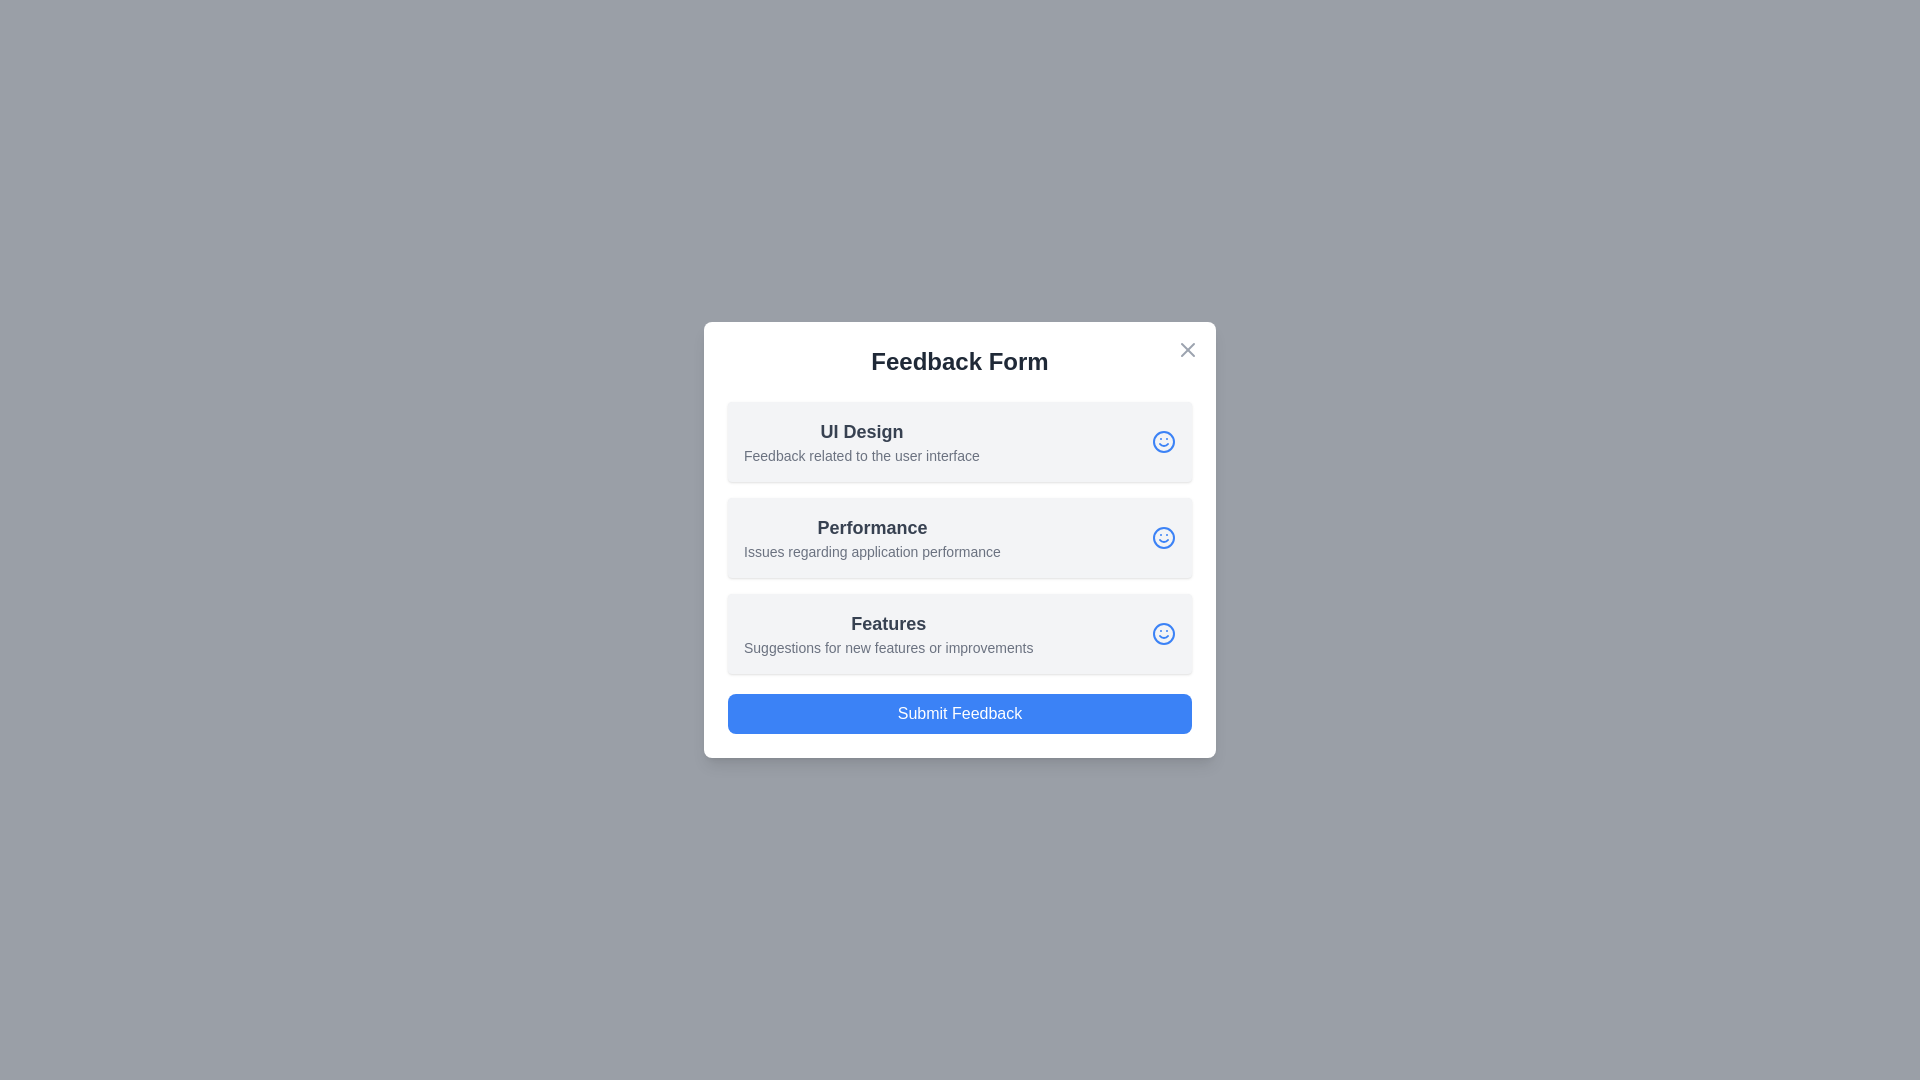 This screenshot has width=1920, height=1080. I want to click on the 'Submit Feedback' button to submit the feedback, so click(960, 712).